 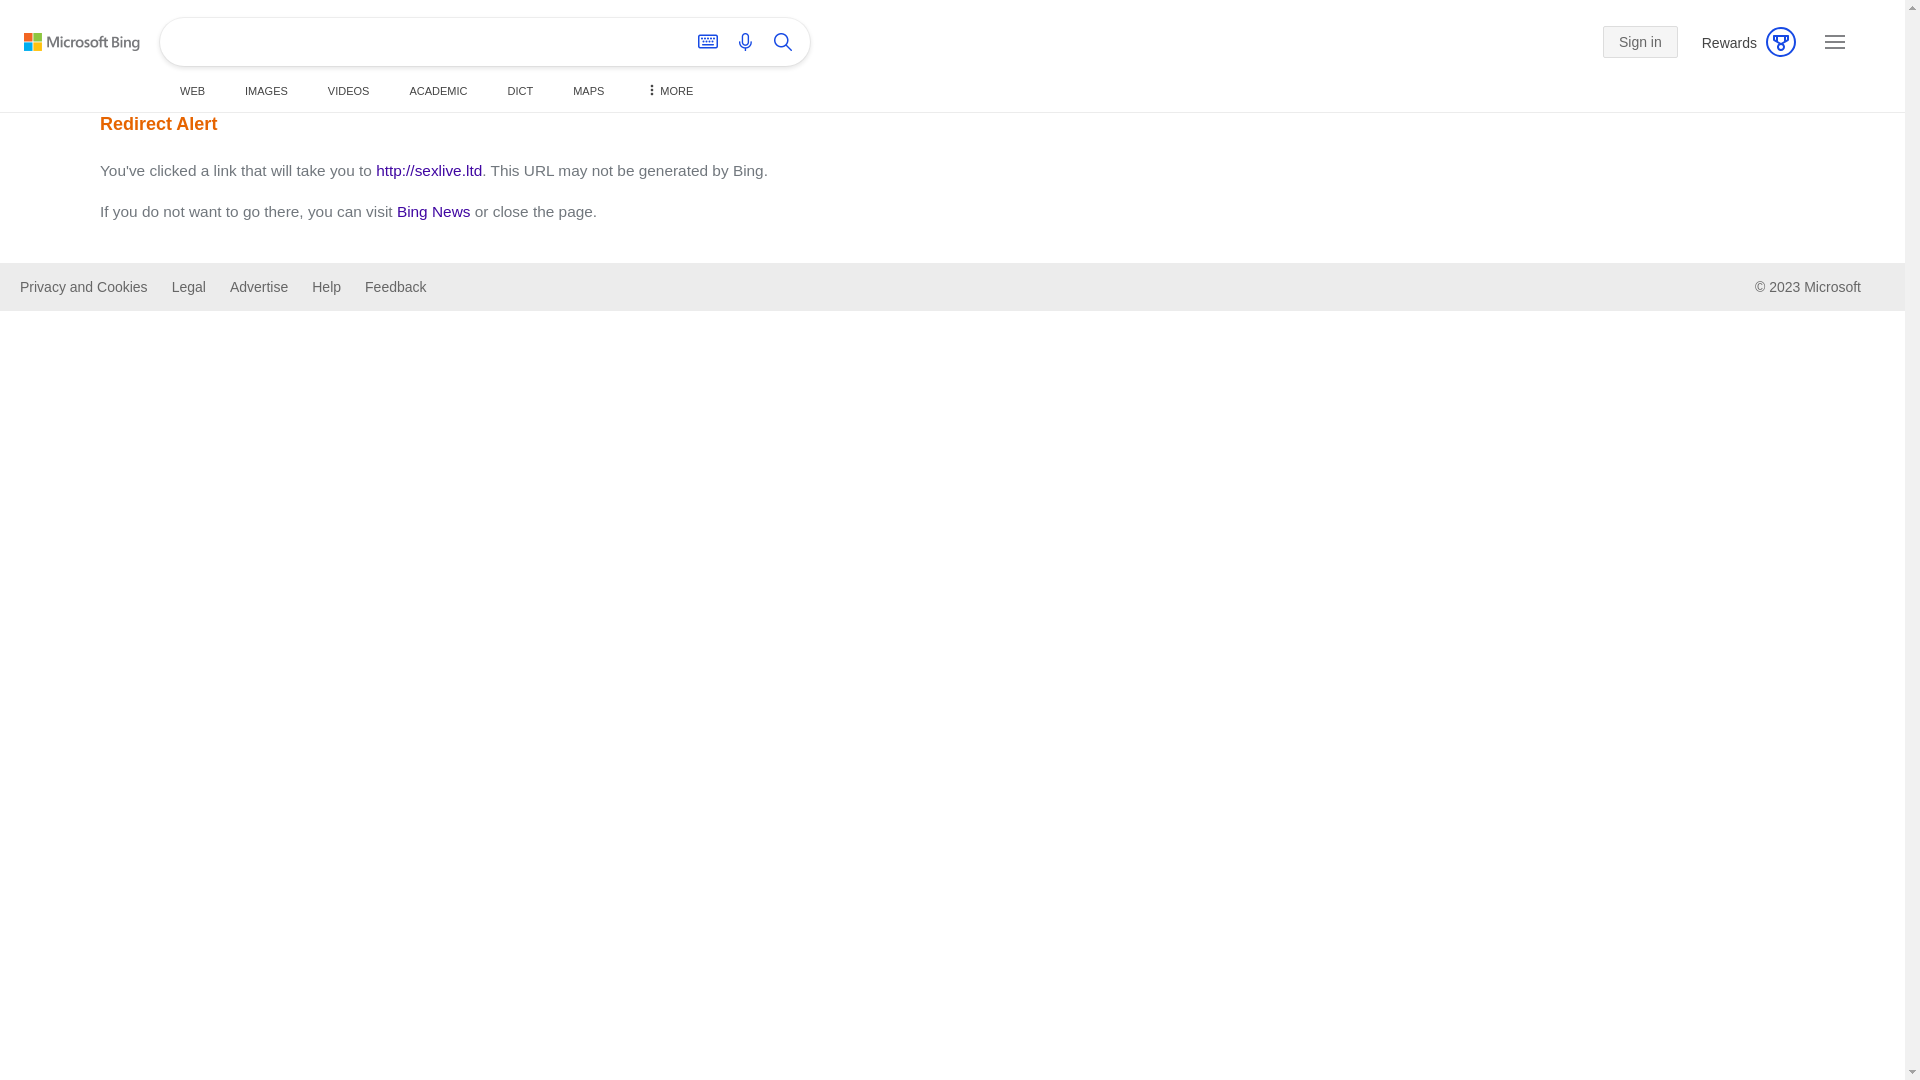 What do you see at coordinates (432, 211) in the screenshot?
I see `'Bing News'` at bounding box center [432, 211].